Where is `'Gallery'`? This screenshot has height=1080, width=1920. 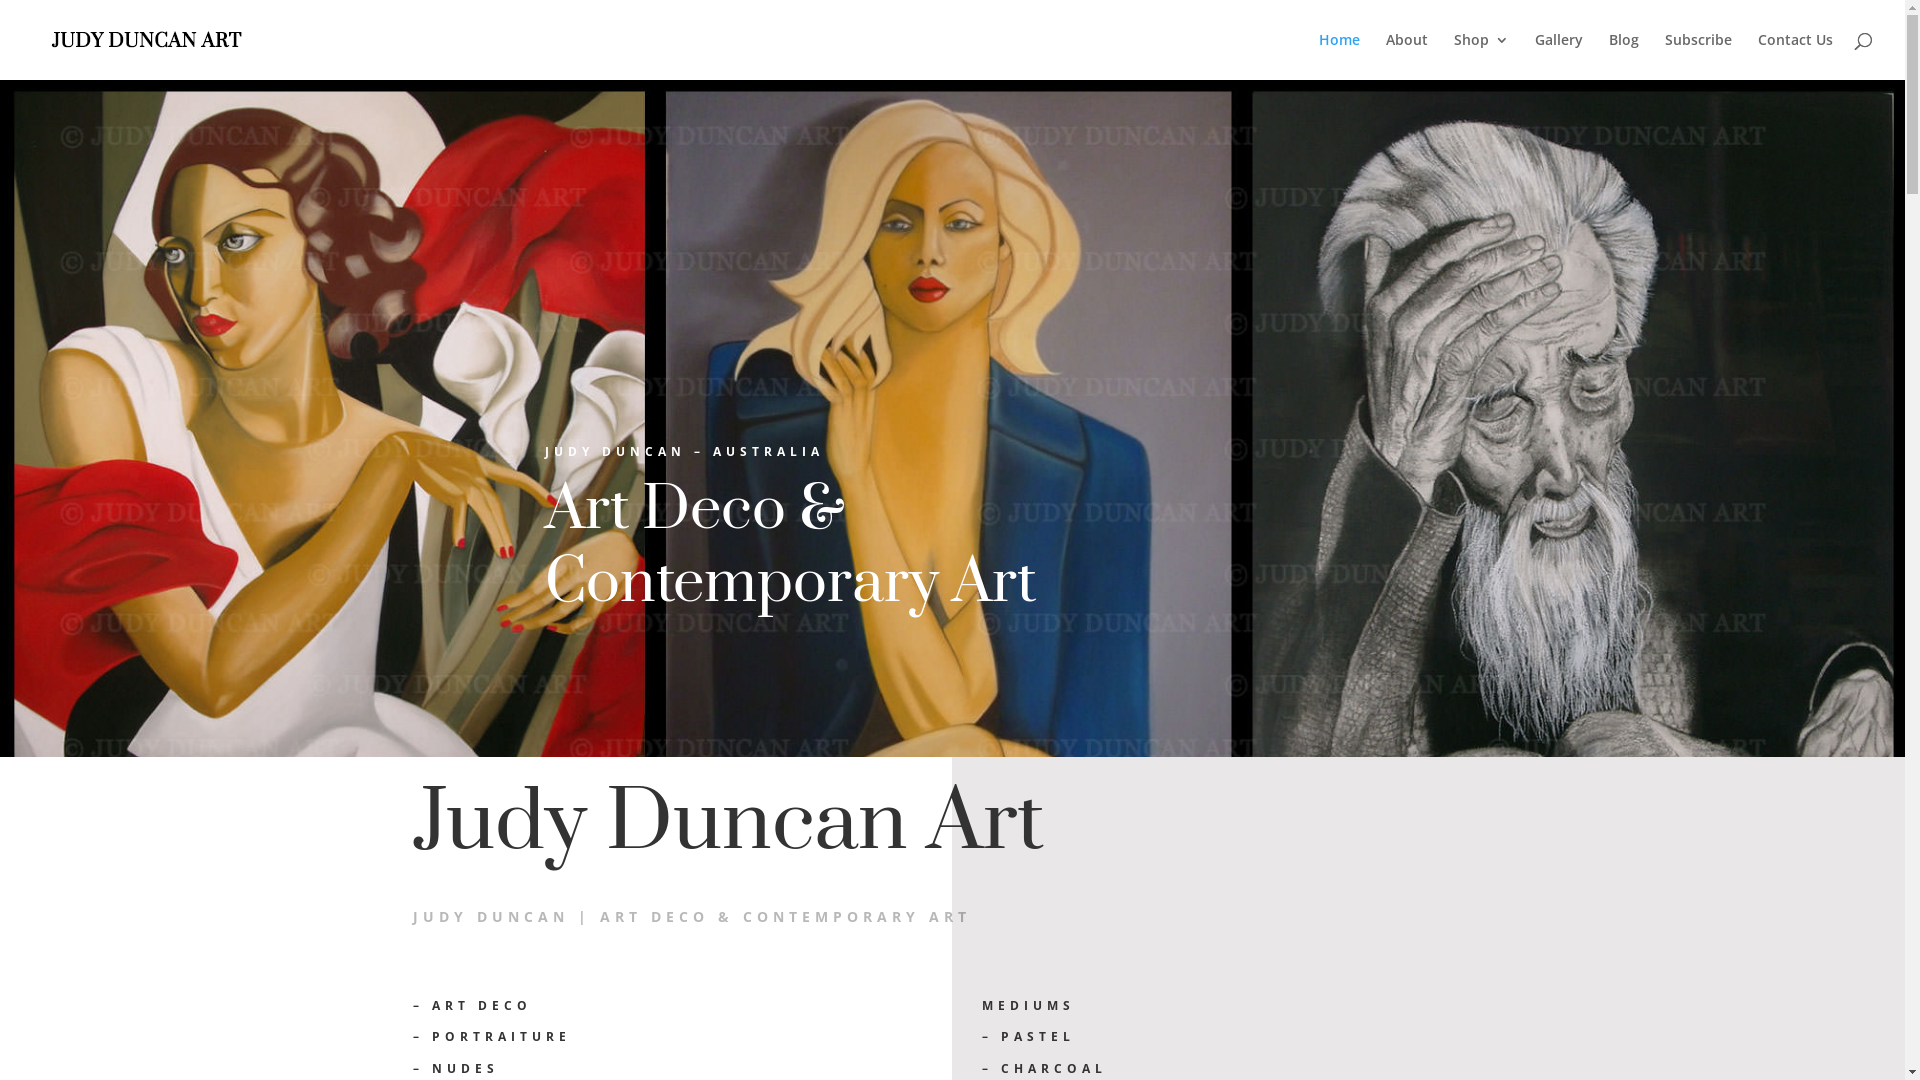 'Gallery' is located at coordinates (1534, 55).